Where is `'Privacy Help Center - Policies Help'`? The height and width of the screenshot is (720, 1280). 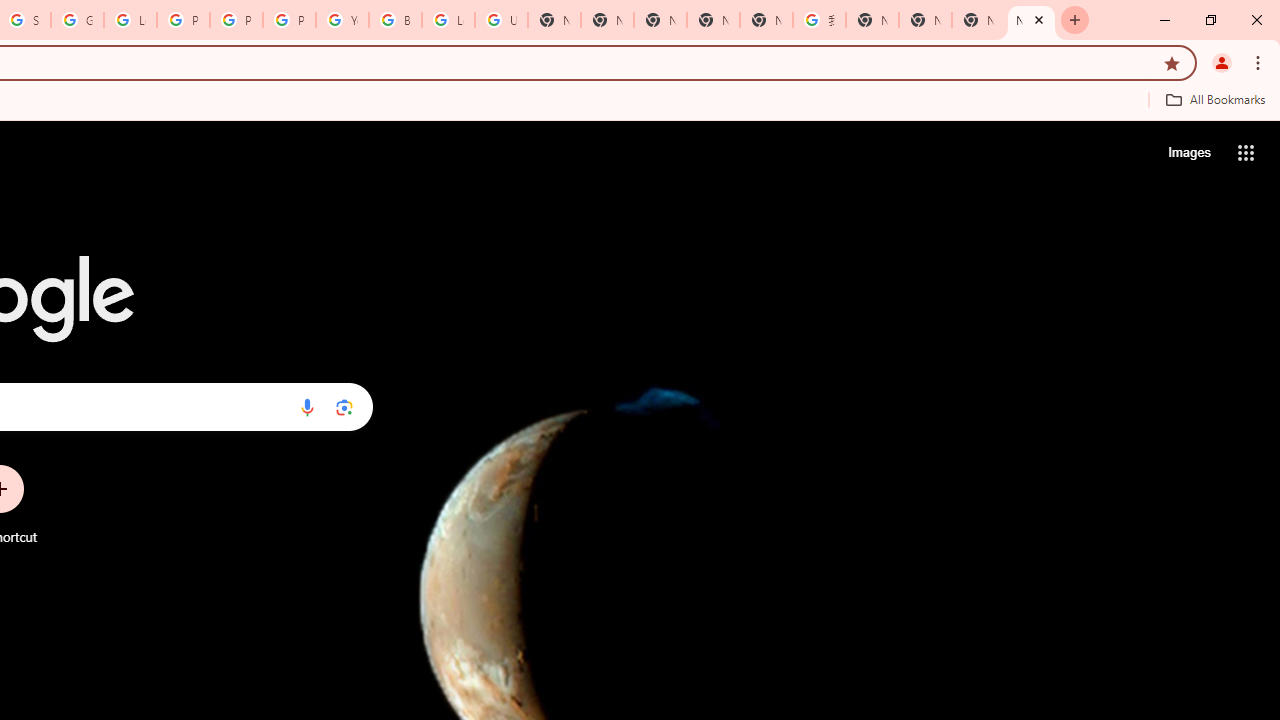 'Privacy Help Center - Policies Help' is located at coordinates (183, 20).